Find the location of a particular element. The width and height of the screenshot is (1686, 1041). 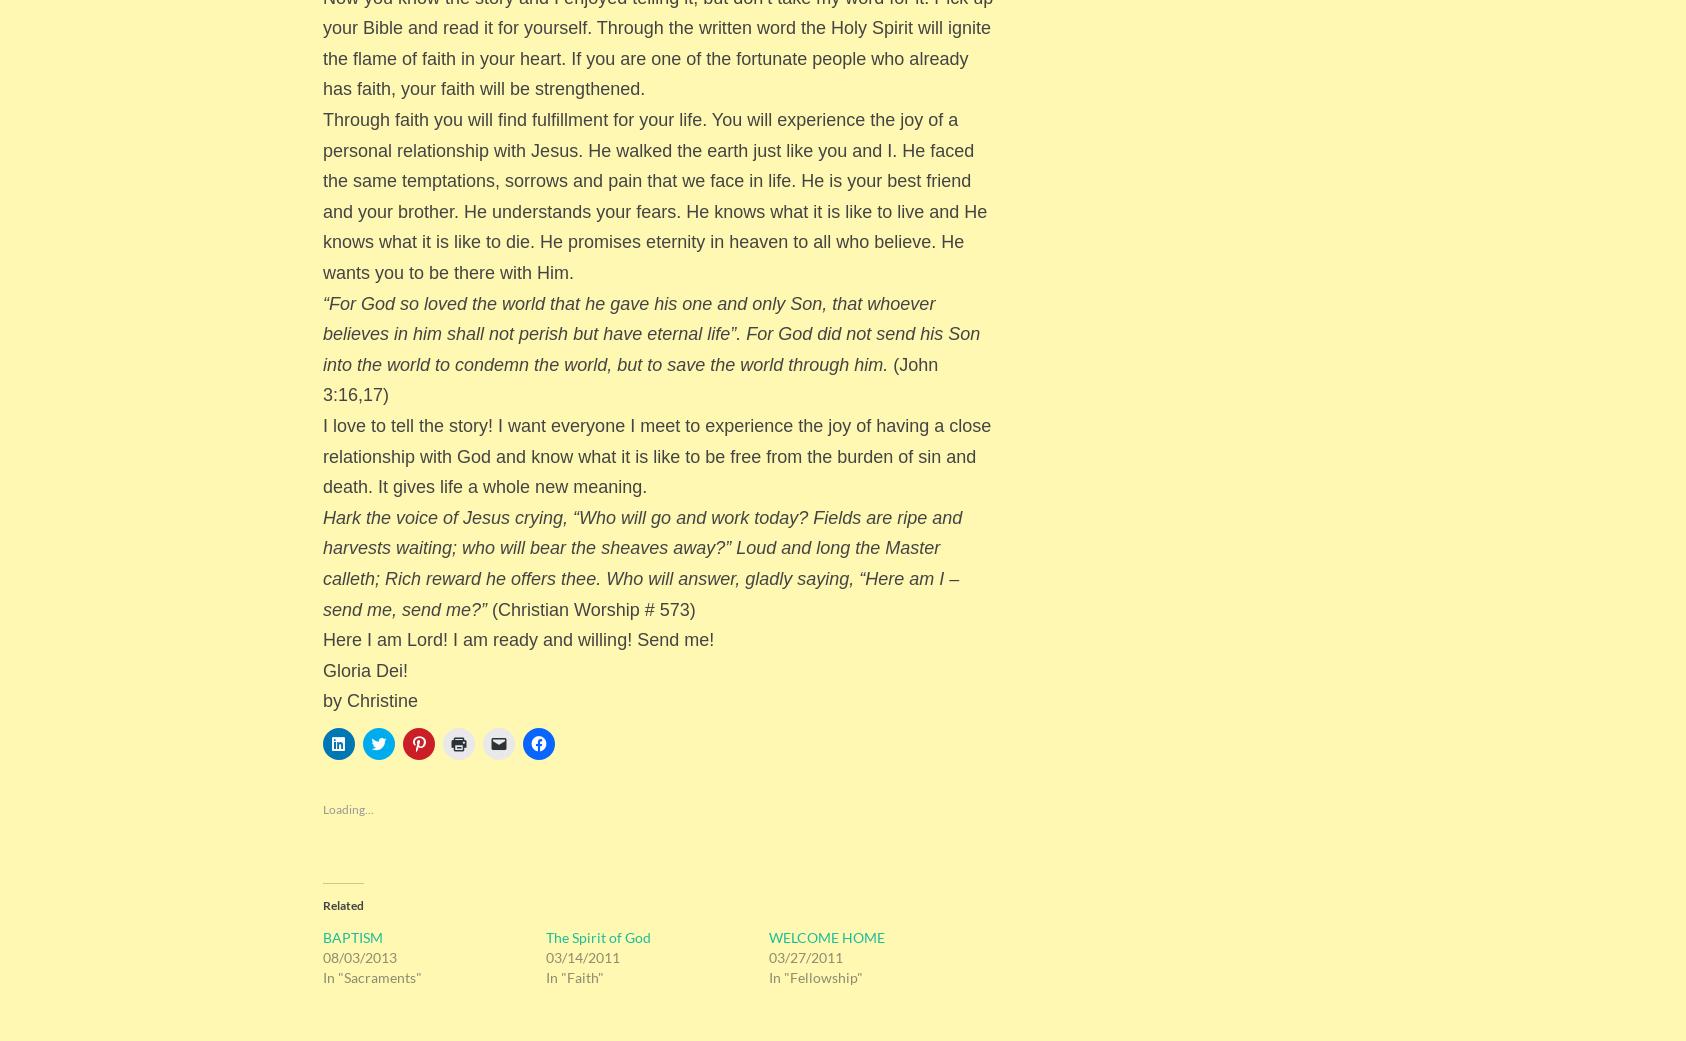

'Hark the voice of Jesus crying, “Who will go and work today? Fields are ripe and harvests waiting; who will bear the sheaves away?” Loud and long the Master calleth; Rich reward he offers thee. Who will answer, gladly saying, “Here am I – send me, send me?”' is located at coordinates (322, 562).